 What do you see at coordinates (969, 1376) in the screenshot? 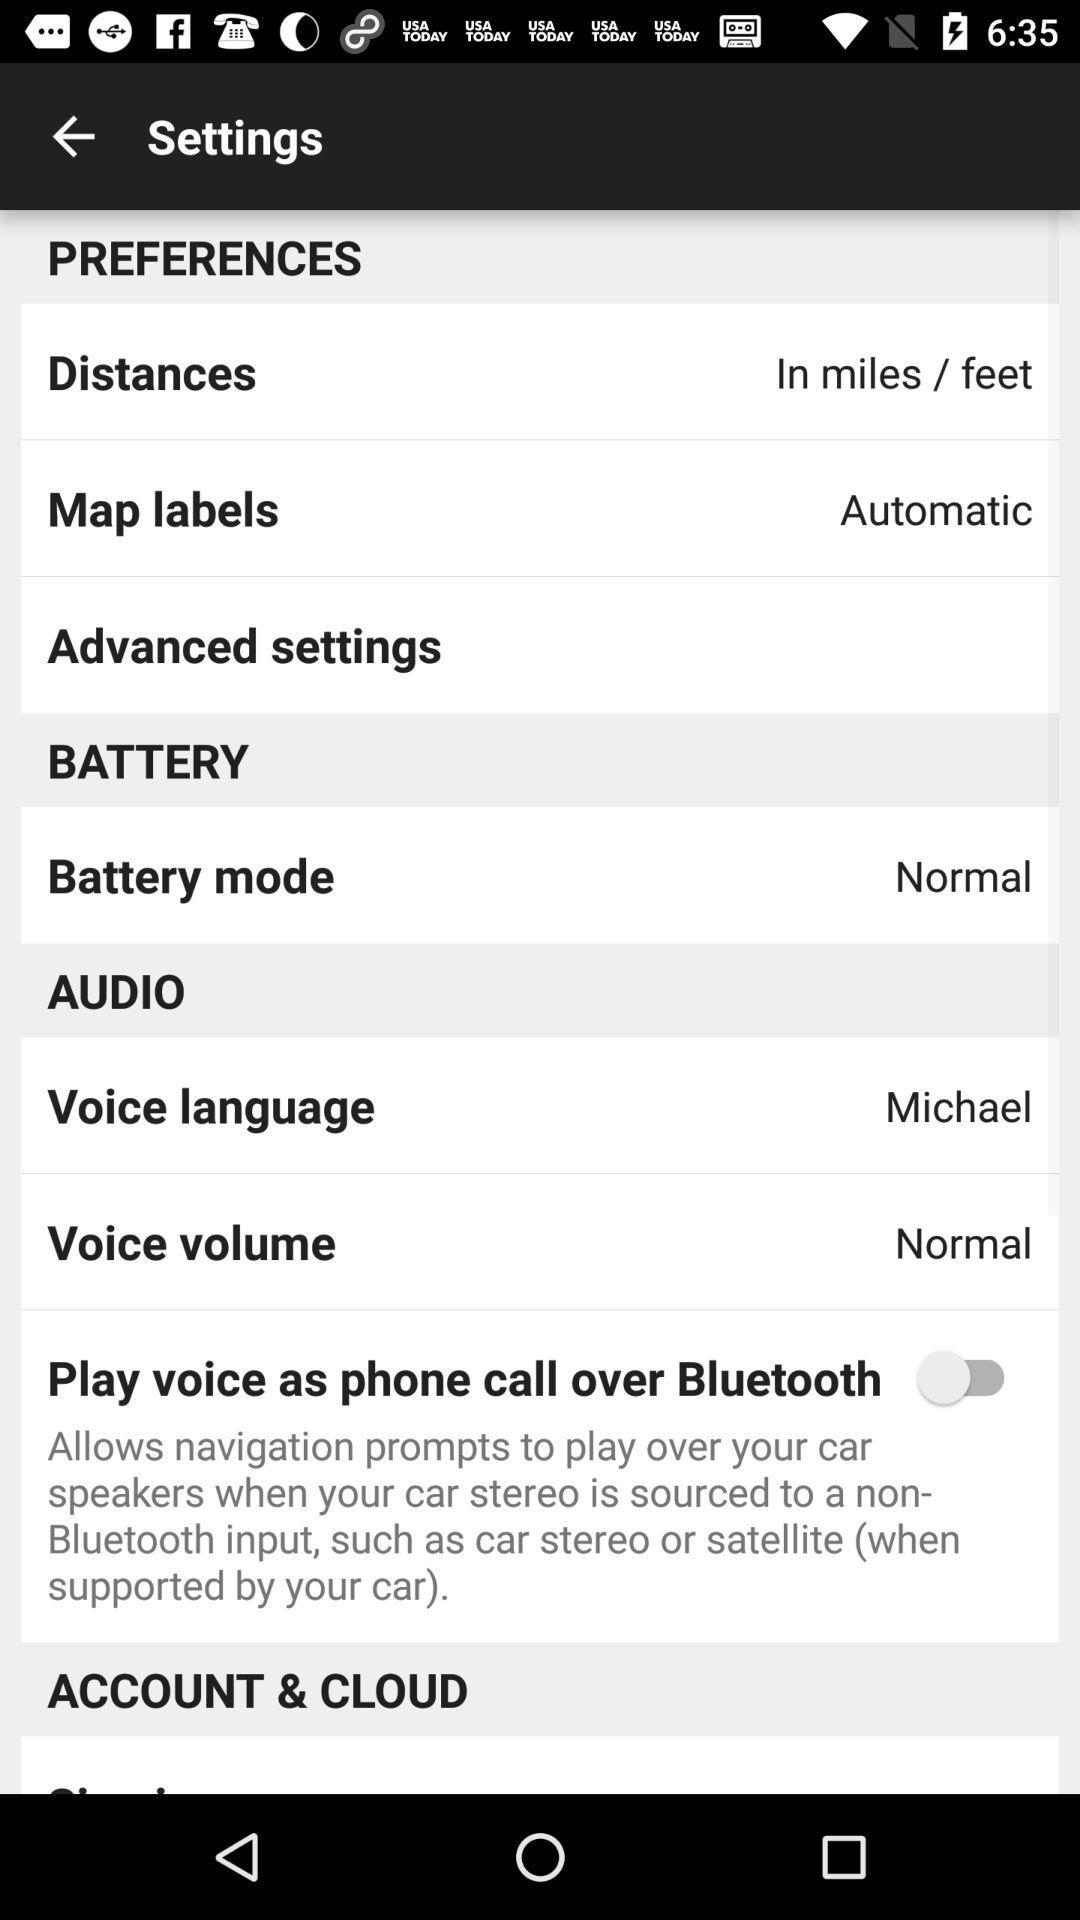
I see `switch phone over bluetooth option` at bounding box center [969, 1376].